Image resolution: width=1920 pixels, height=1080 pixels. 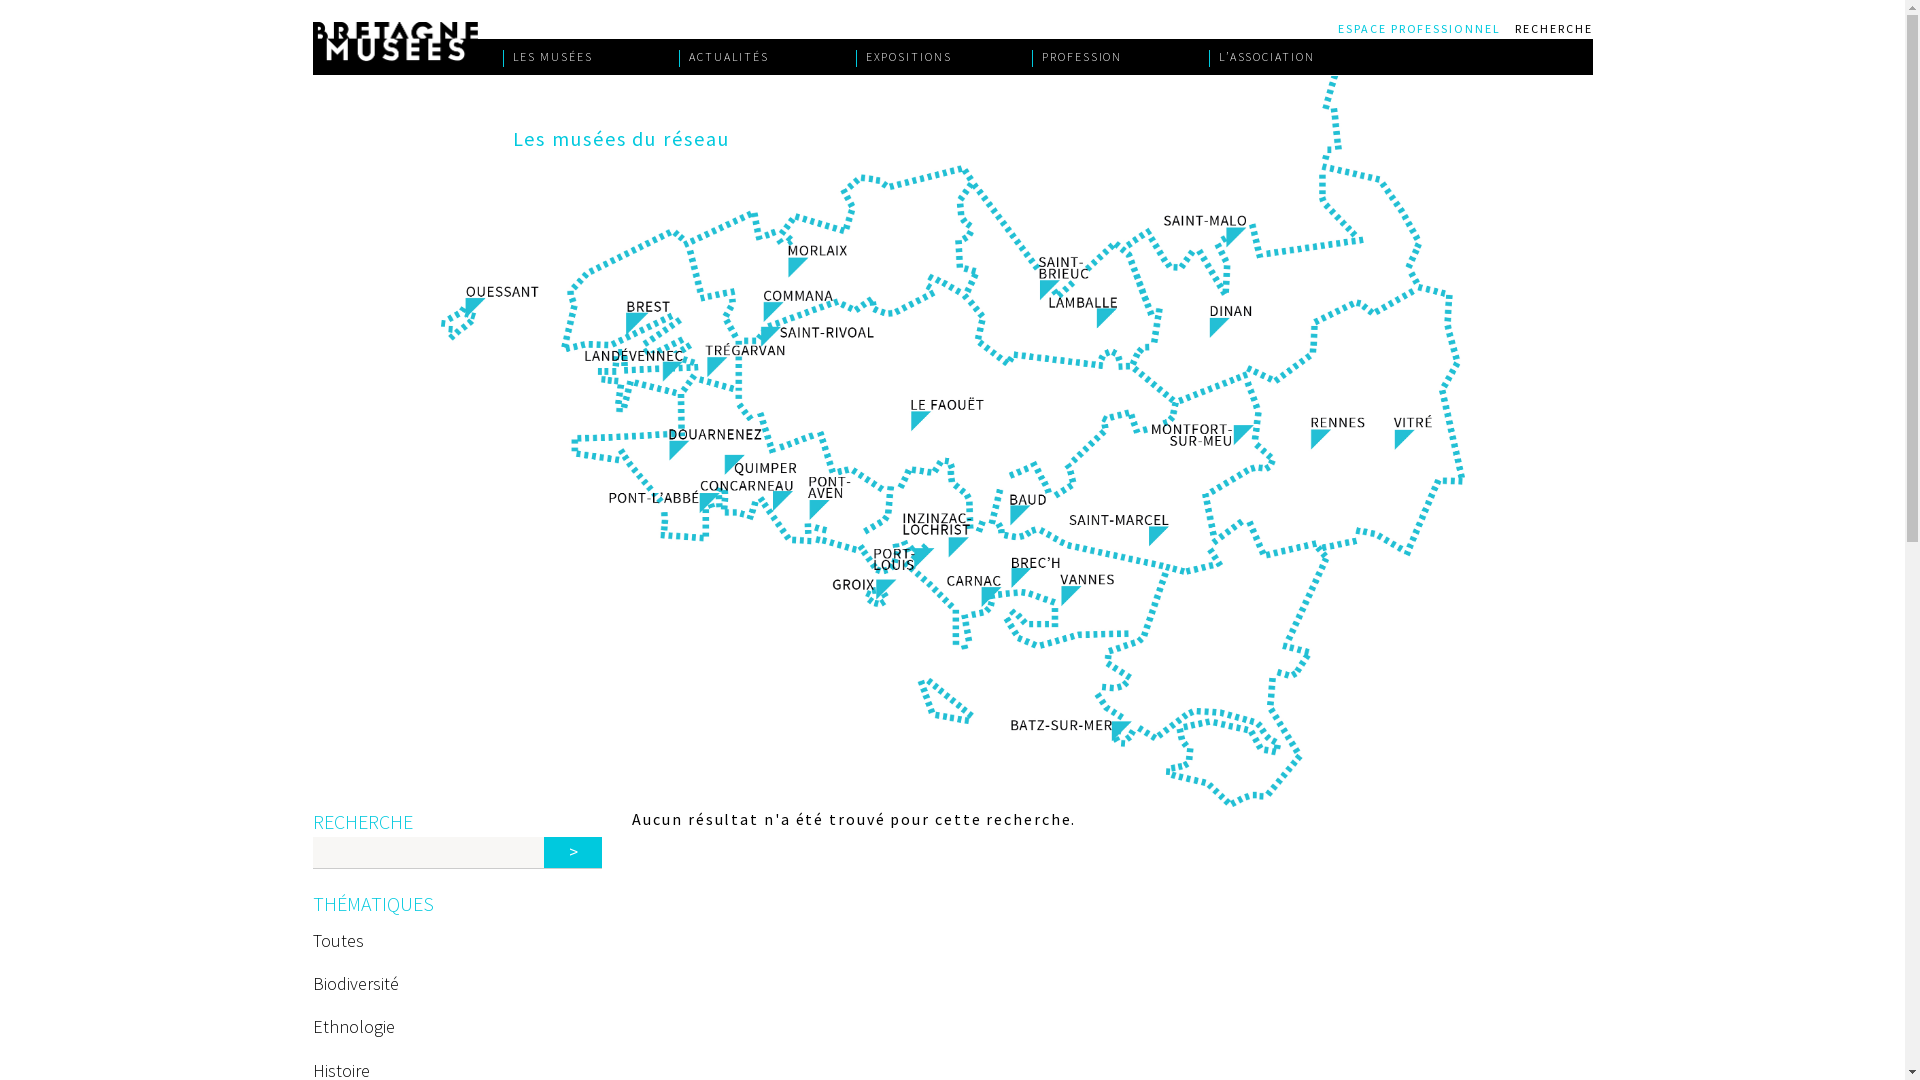 What do you see at coordinates (1423, 27) in the screenshot?
I see `'ESPACE PROFESSIONNEL'` at bounding box center [1423, 27].